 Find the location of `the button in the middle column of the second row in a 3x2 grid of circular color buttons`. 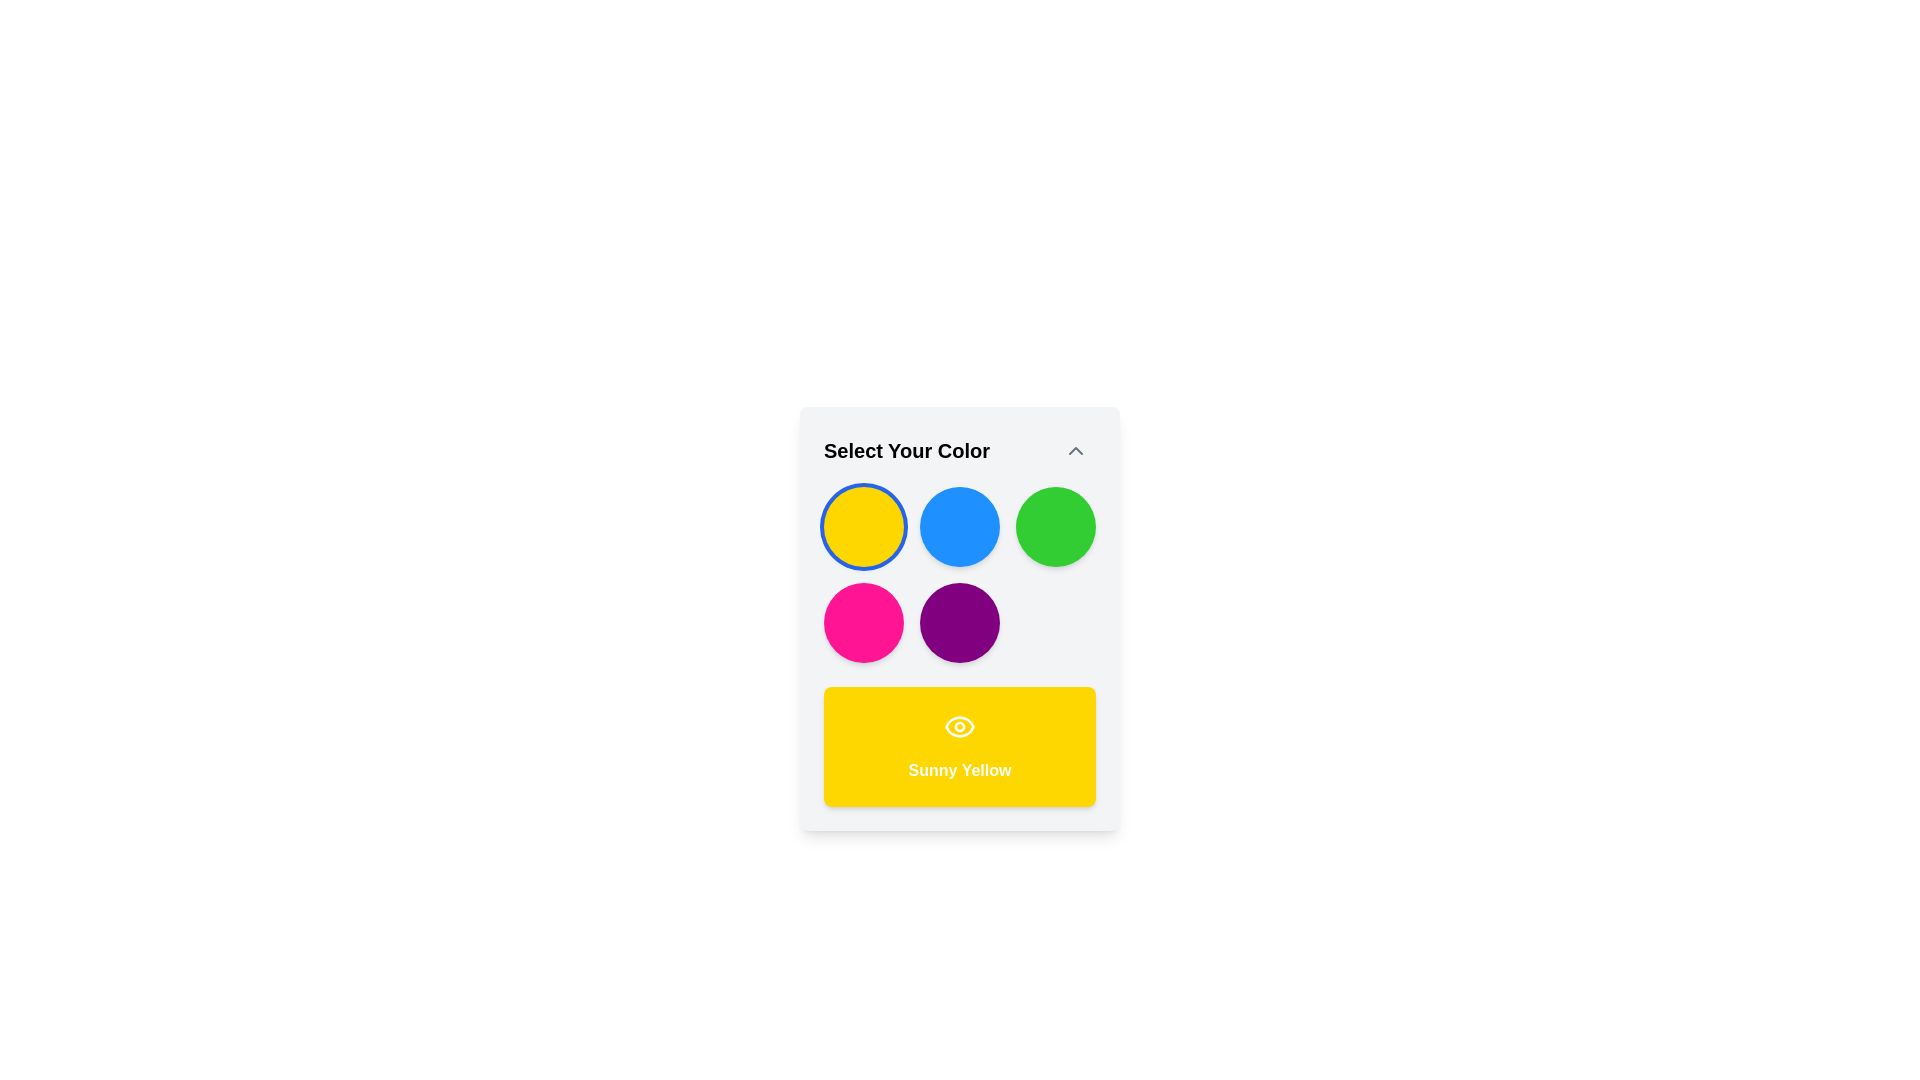

the button in the middle column of the second row in a 3x2 grid of circular color buttons is located at coordinates (960, 622).